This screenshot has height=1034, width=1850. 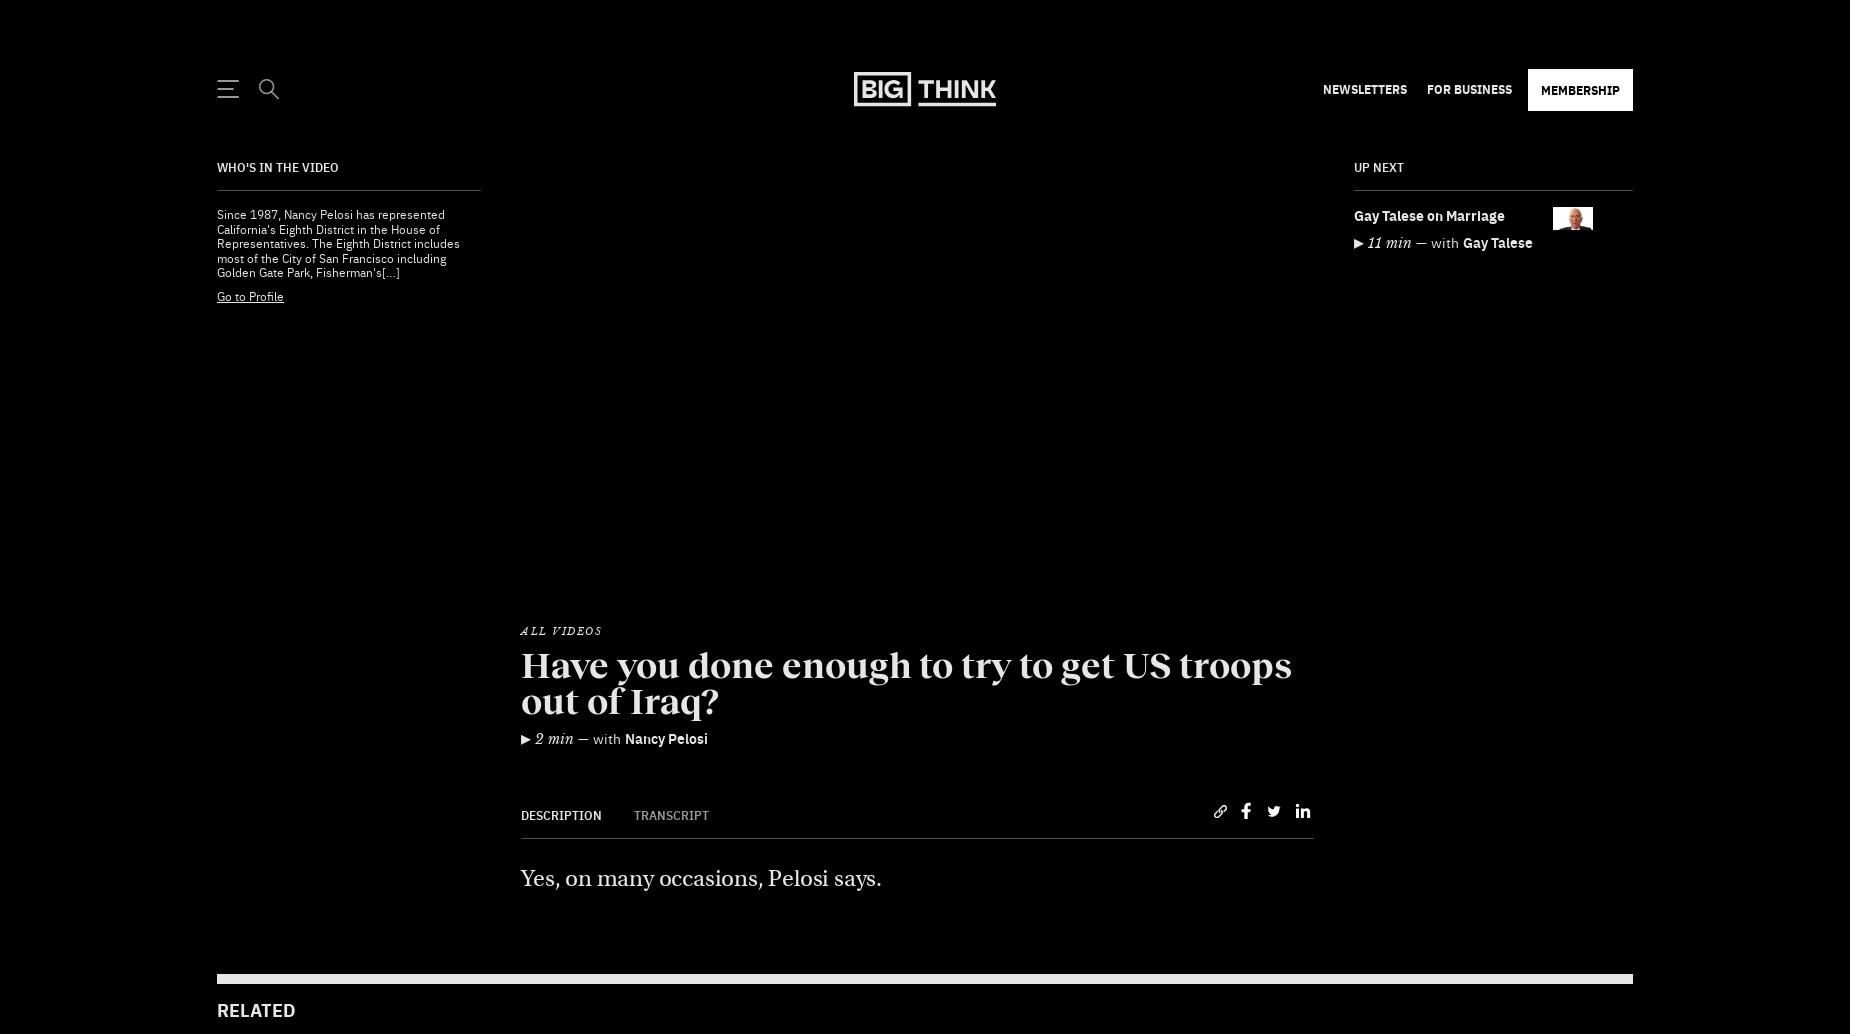 I want to click on 'Nancy Pelosi', so click(x=624, y=688).